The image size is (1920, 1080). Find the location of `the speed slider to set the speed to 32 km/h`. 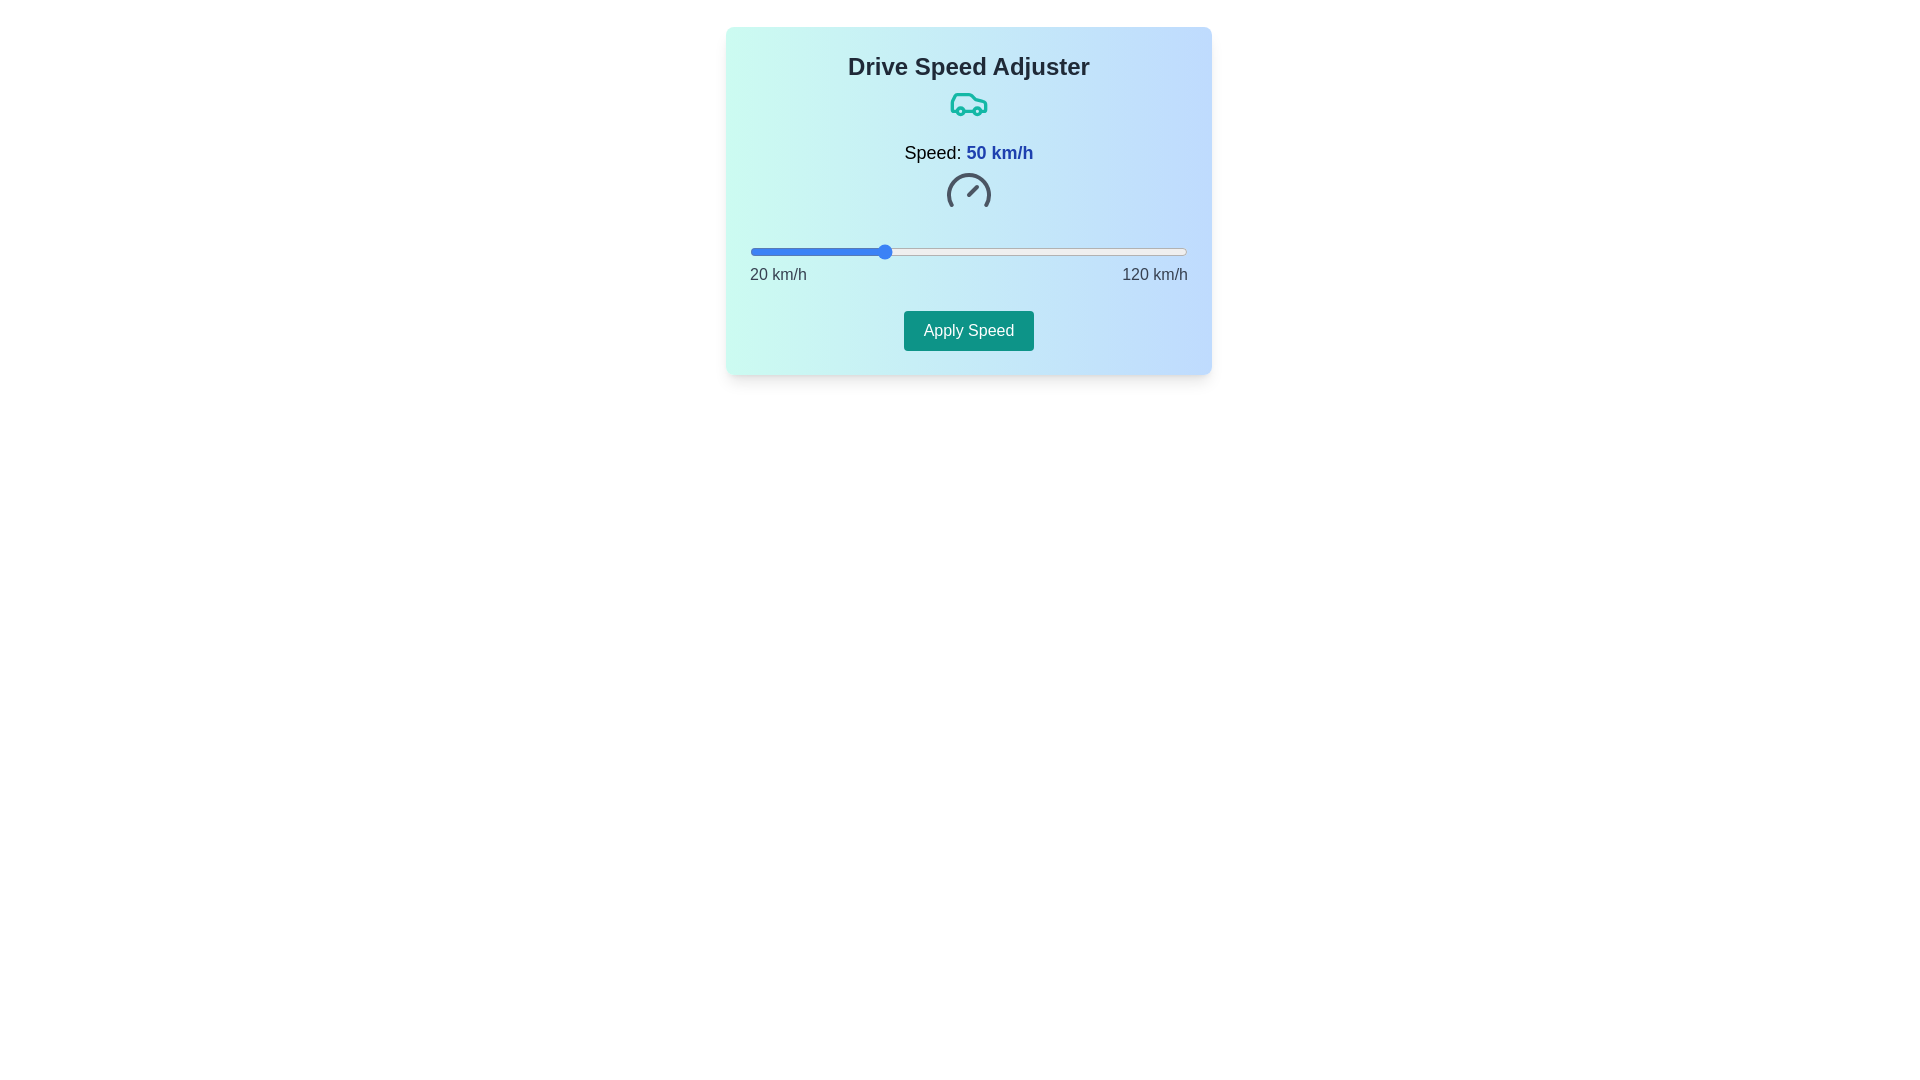

the speed slider to set the speed to 32 km/h is located at coordinates (802, 250).